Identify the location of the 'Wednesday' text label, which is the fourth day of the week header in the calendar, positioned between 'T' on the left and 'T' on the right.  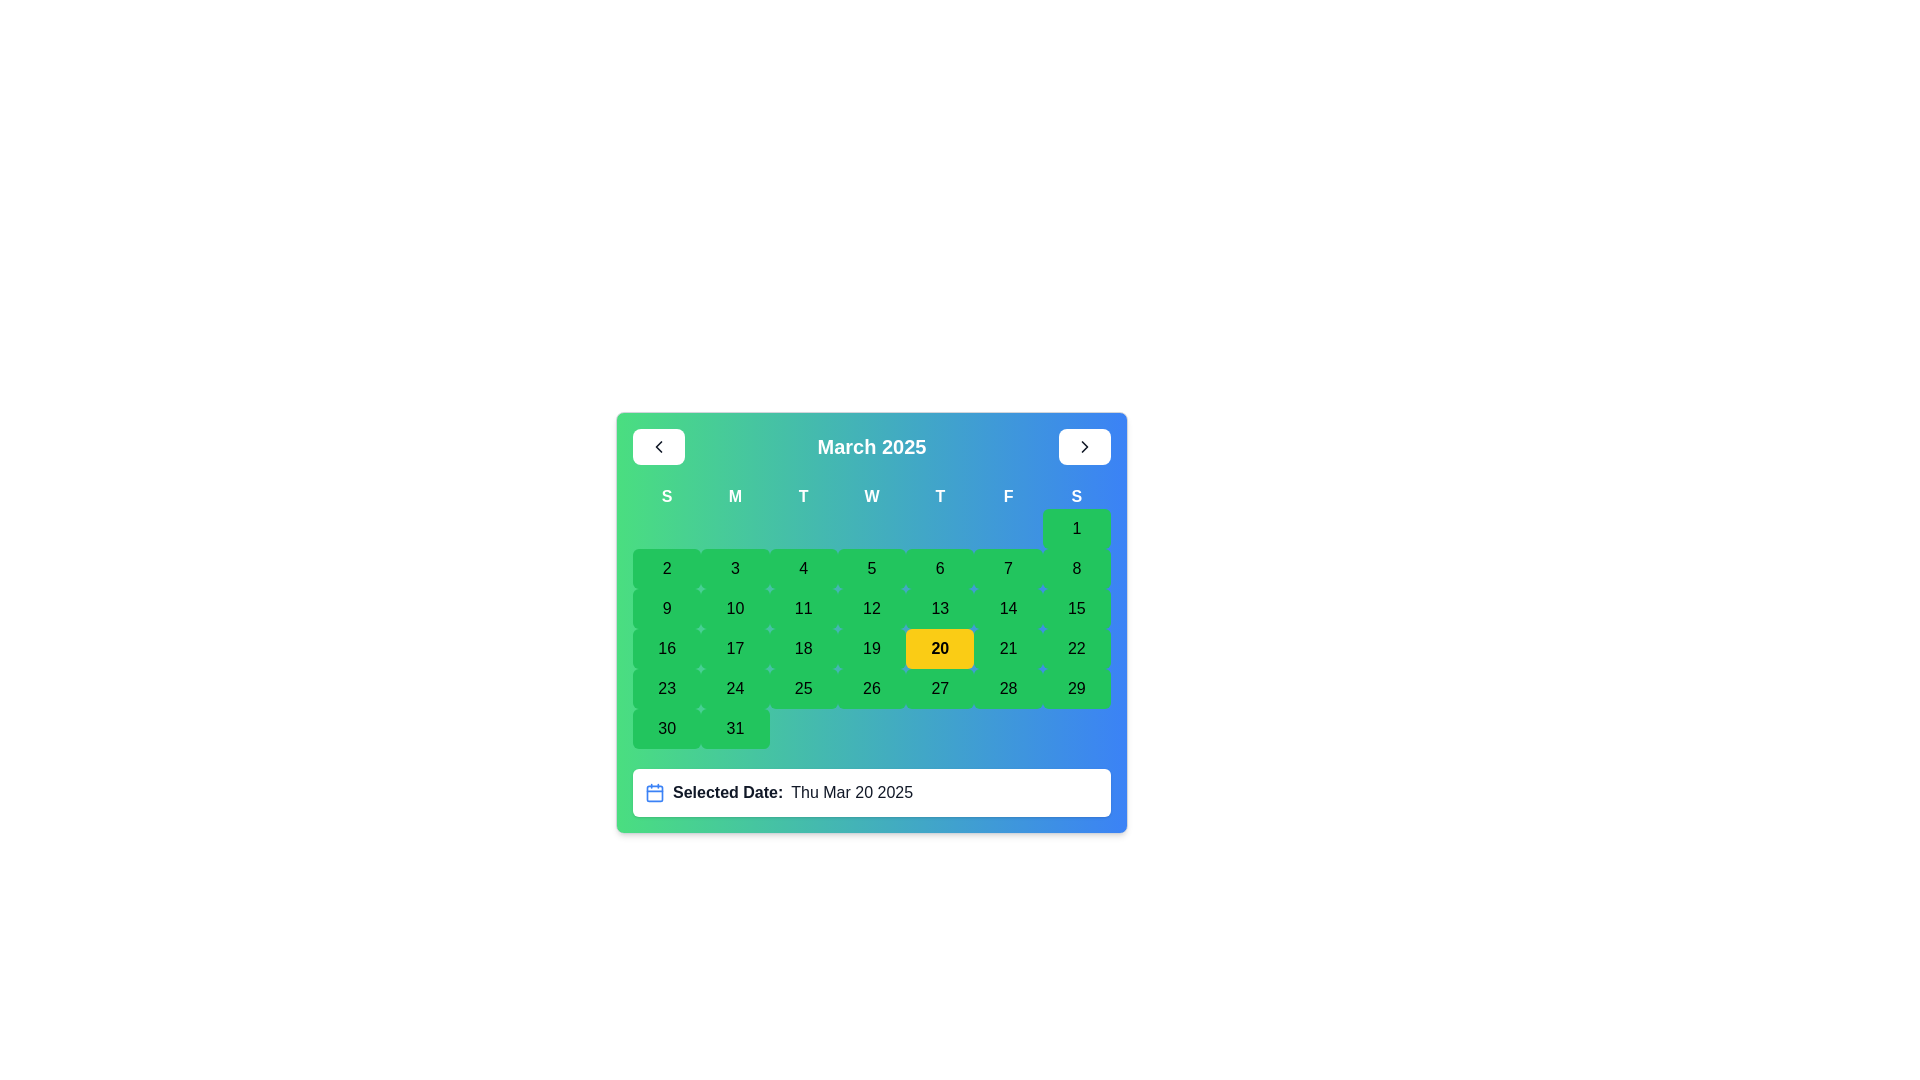
(872, 496).